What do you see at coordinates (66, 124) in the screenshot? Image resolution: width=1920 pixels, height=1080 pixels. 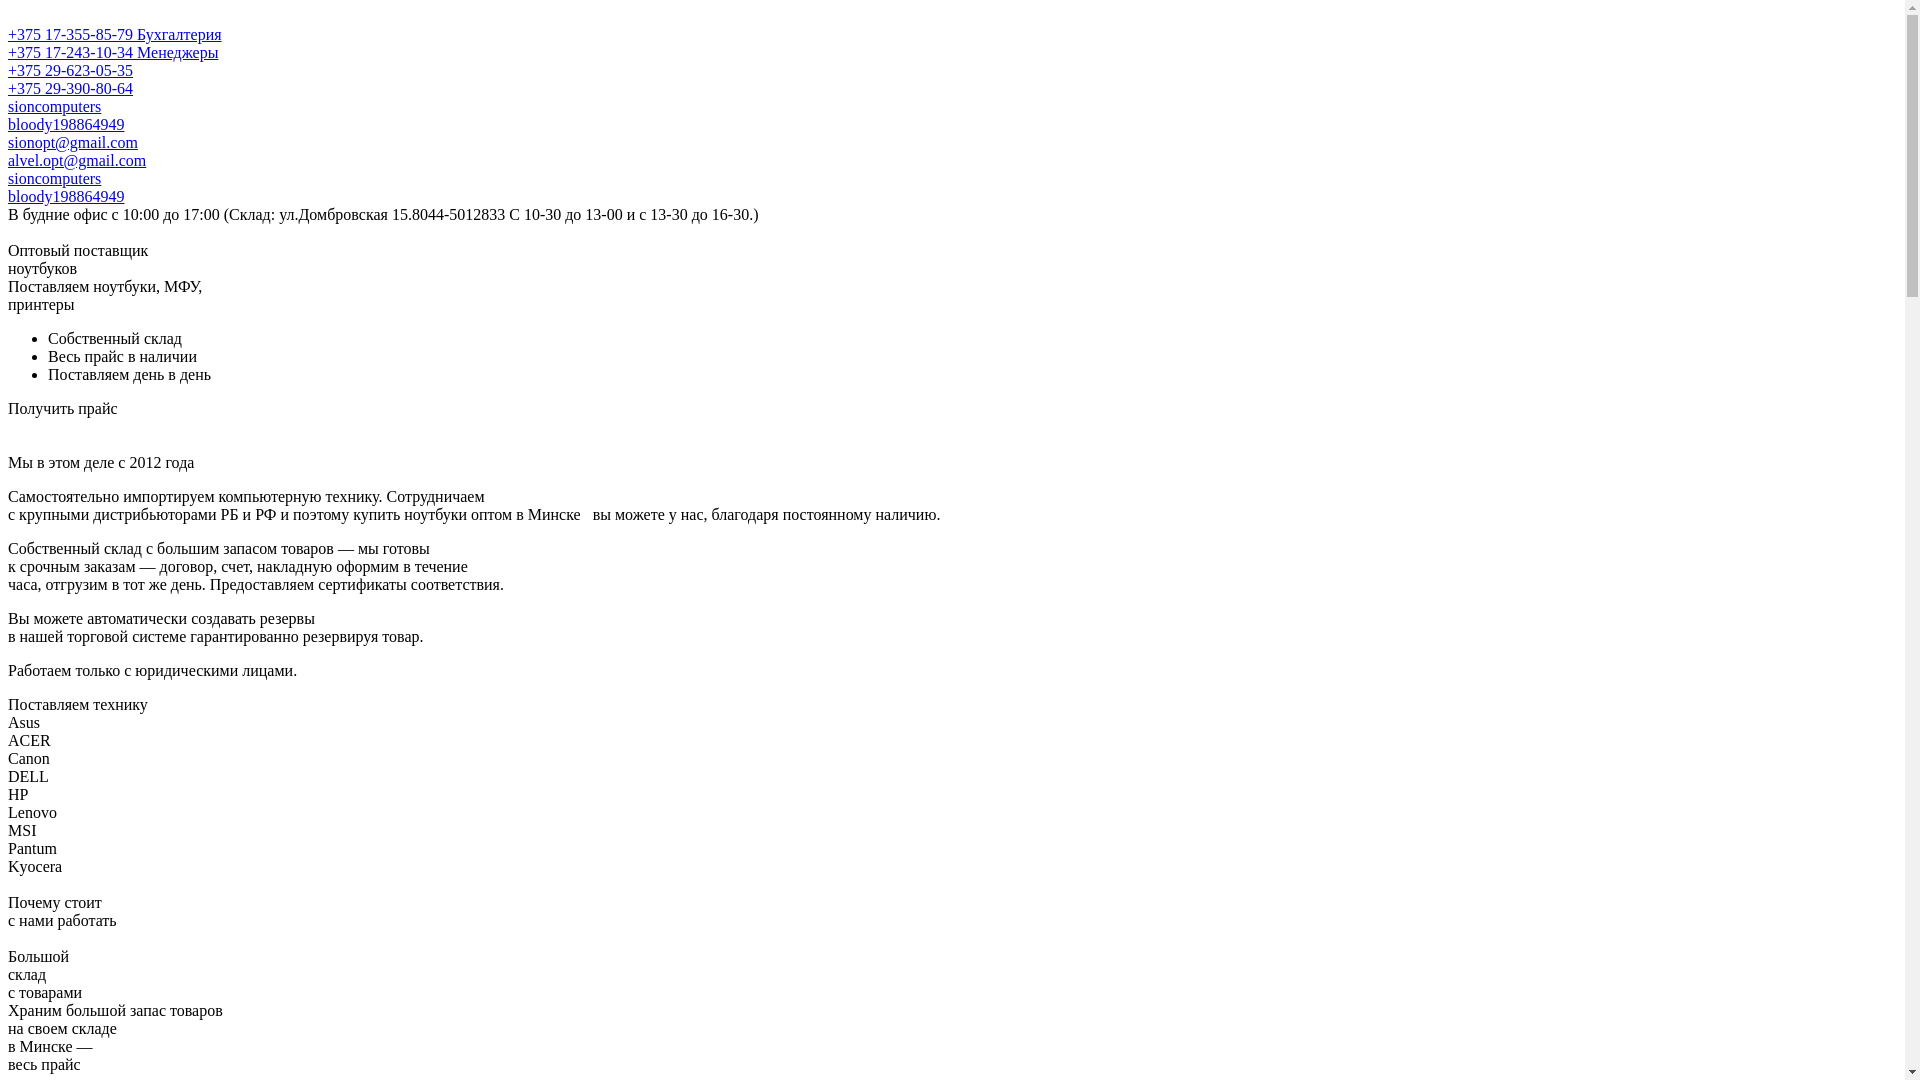 I see `'bloody198864949'` at bounding box center [66, 124].